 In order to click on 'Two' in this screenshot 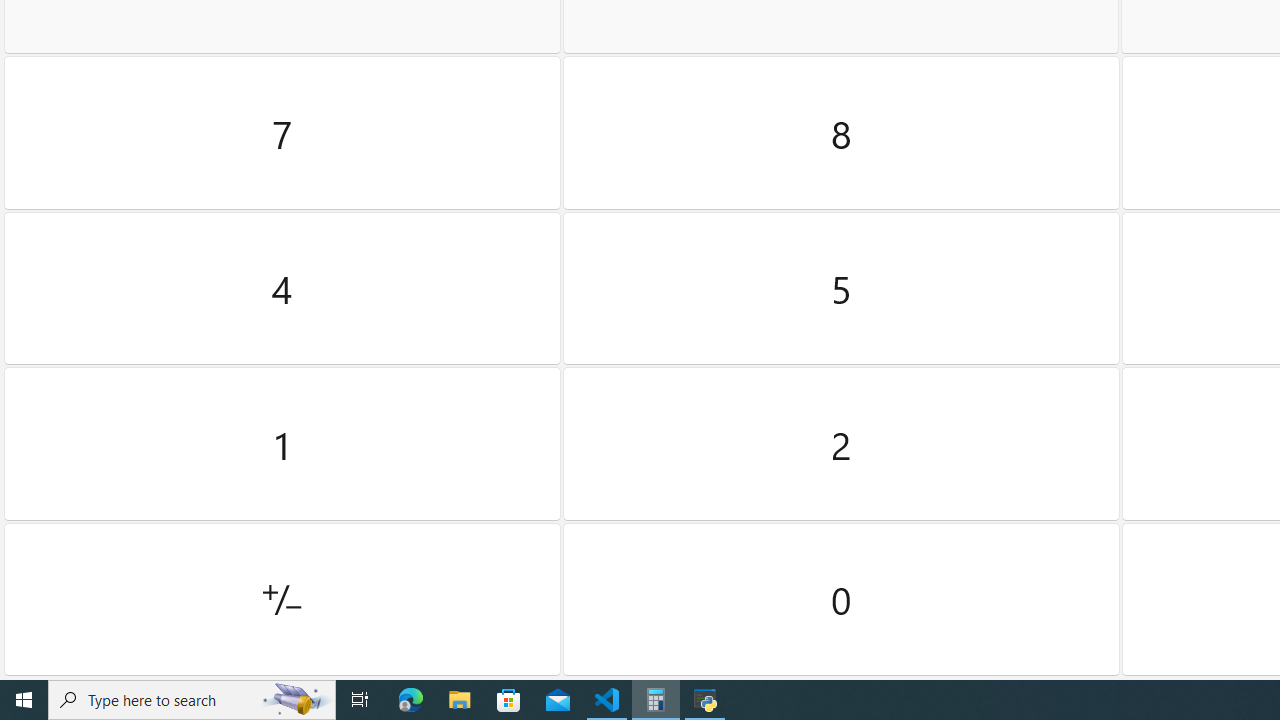, I will do `click(841, 443)`.